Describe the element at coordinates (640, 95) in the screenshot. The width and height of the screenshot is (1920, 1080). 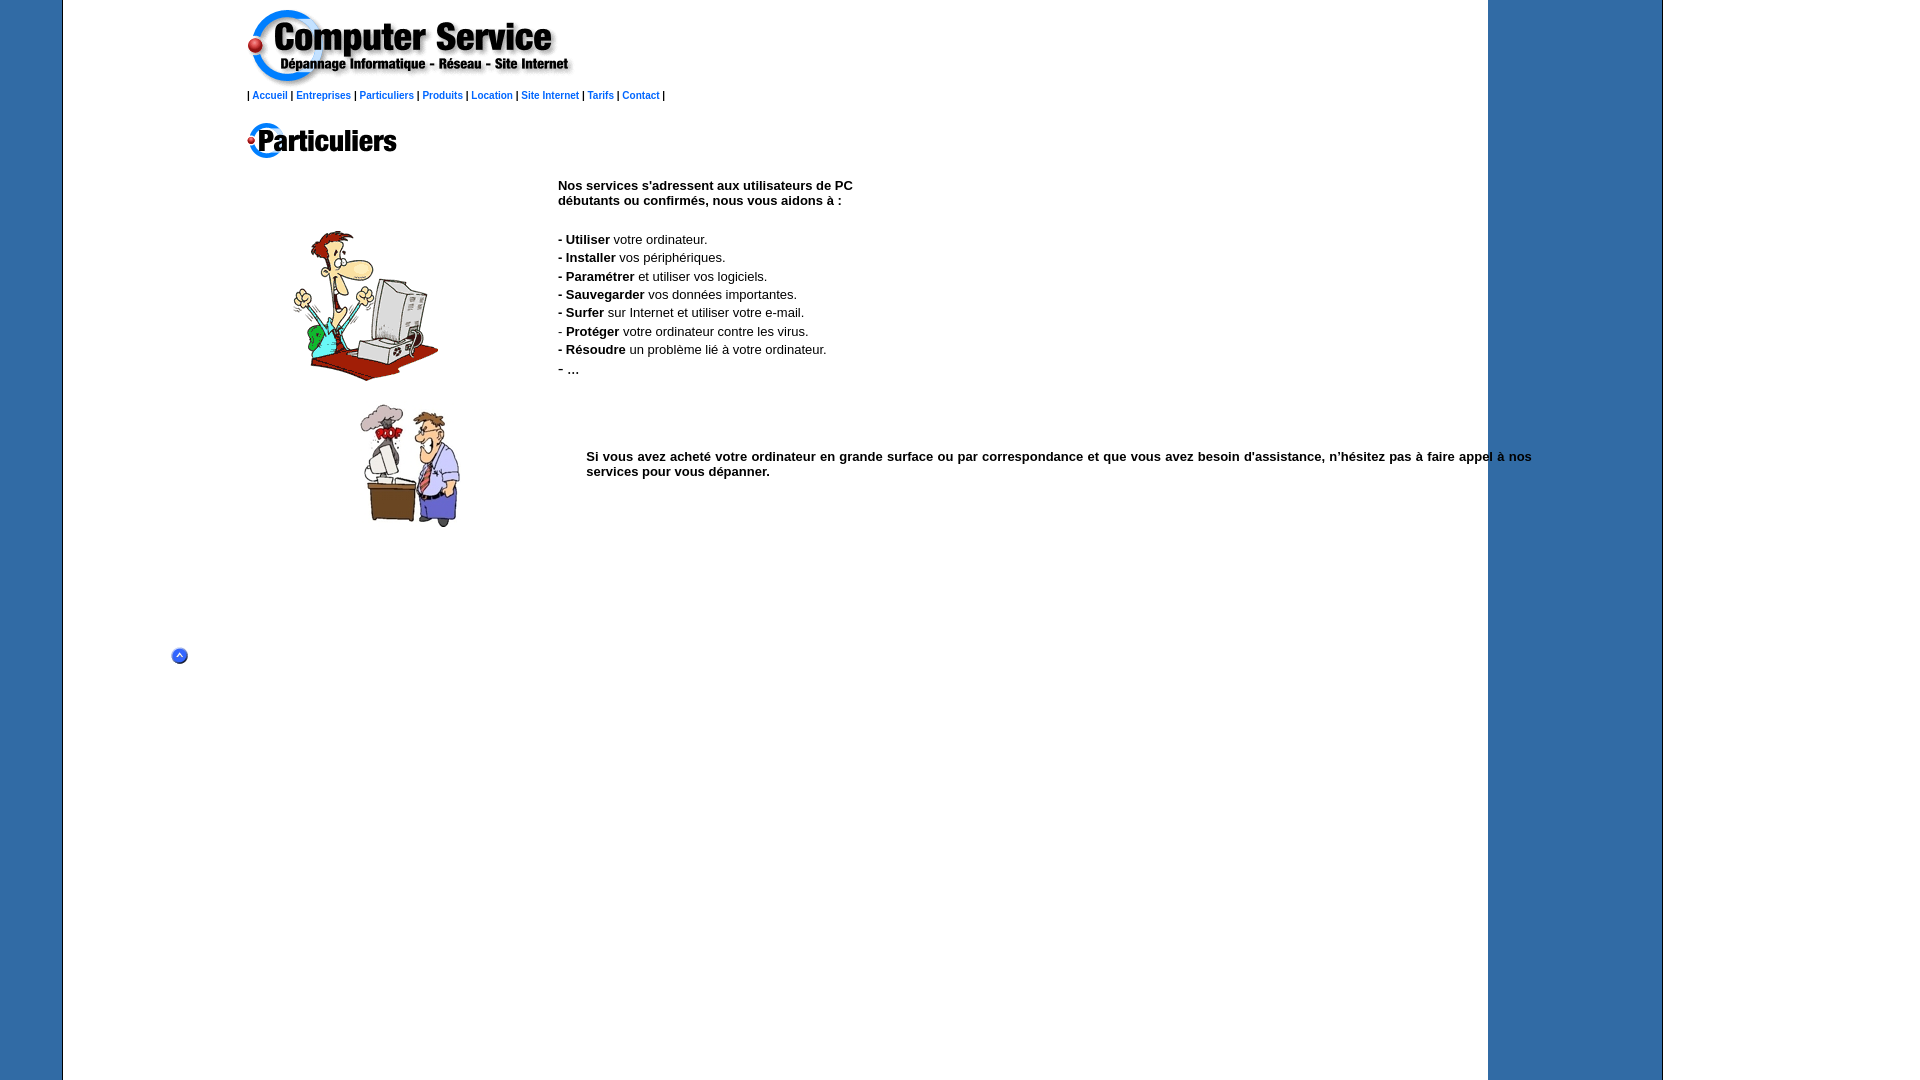
I see `'Contact'` at that location.